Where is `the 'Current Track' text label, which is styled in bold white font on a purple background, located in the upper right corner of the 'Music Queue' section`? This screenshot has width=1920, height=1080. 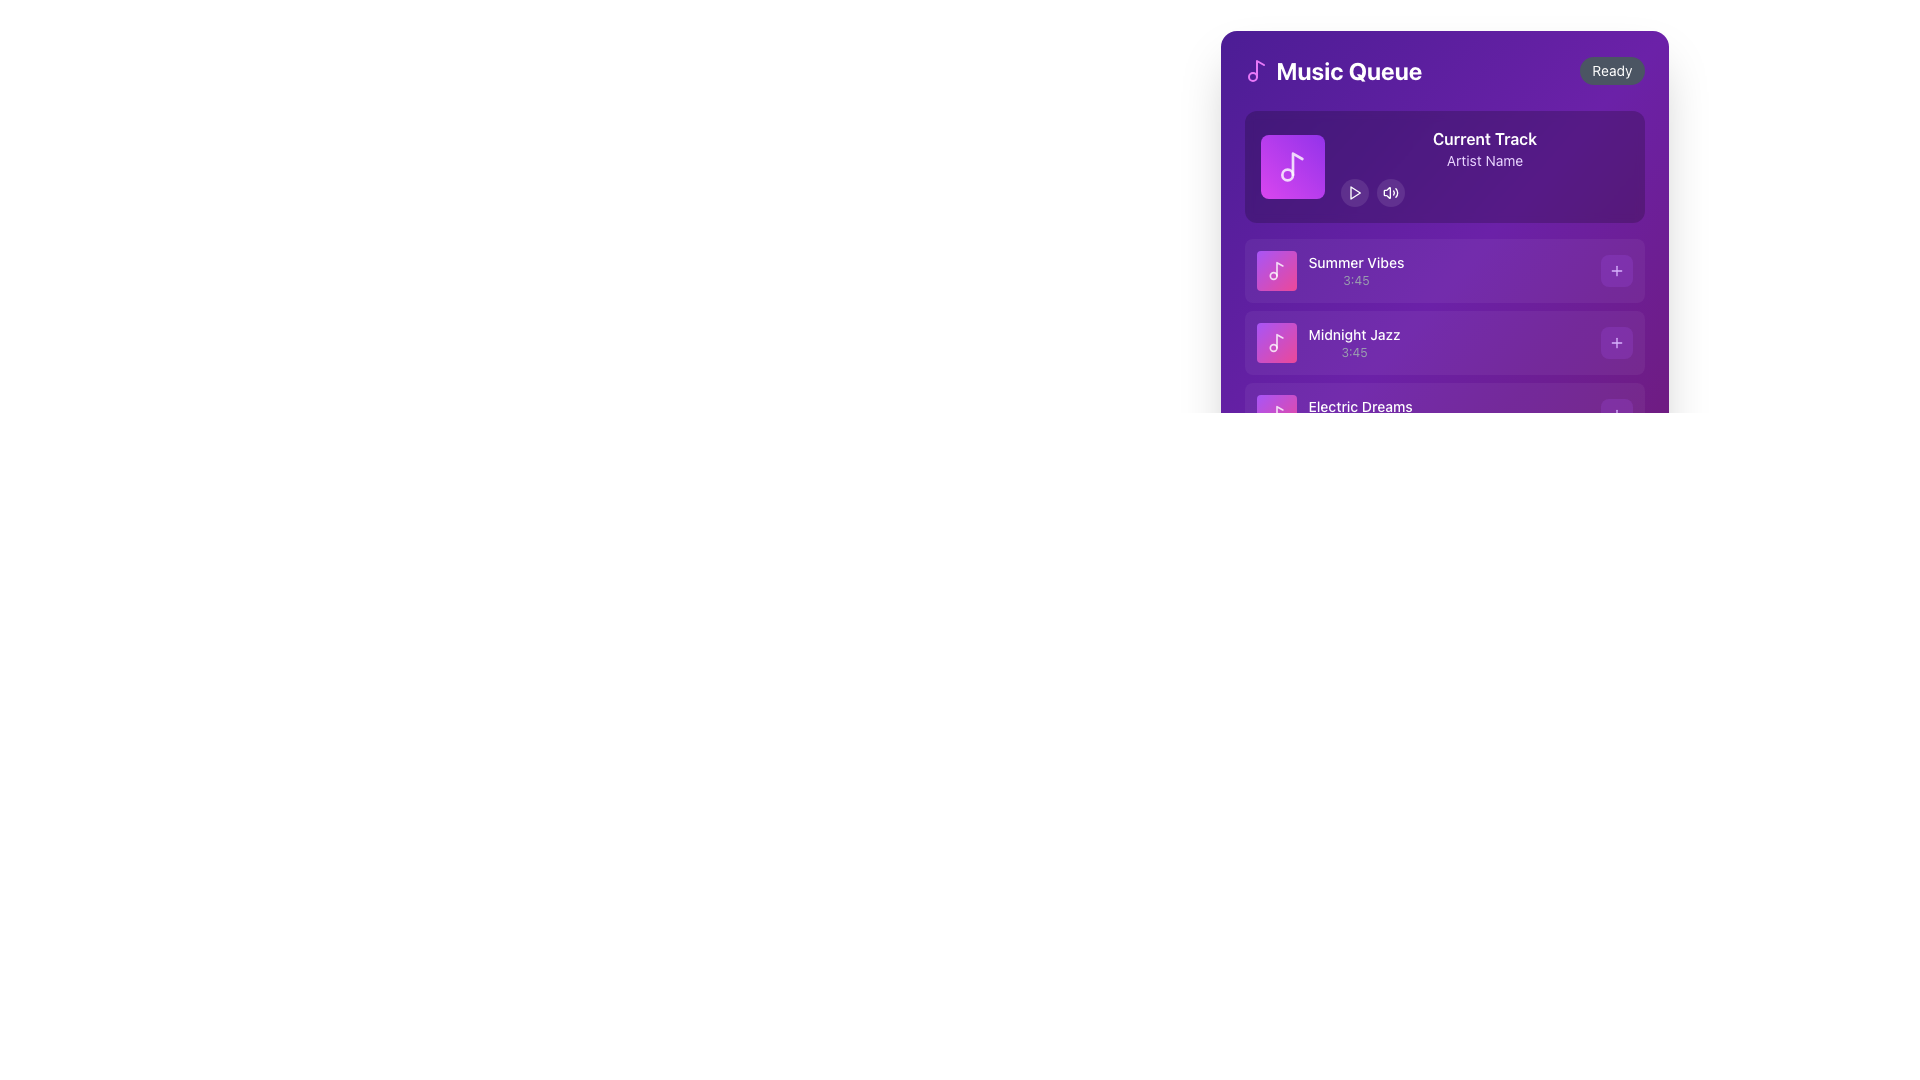 the 'Current Track' text label, which is styled in bold white font on a purple background, located in the upper right corner of the 'Music Queue' section is located at coordinates (1484, 137).